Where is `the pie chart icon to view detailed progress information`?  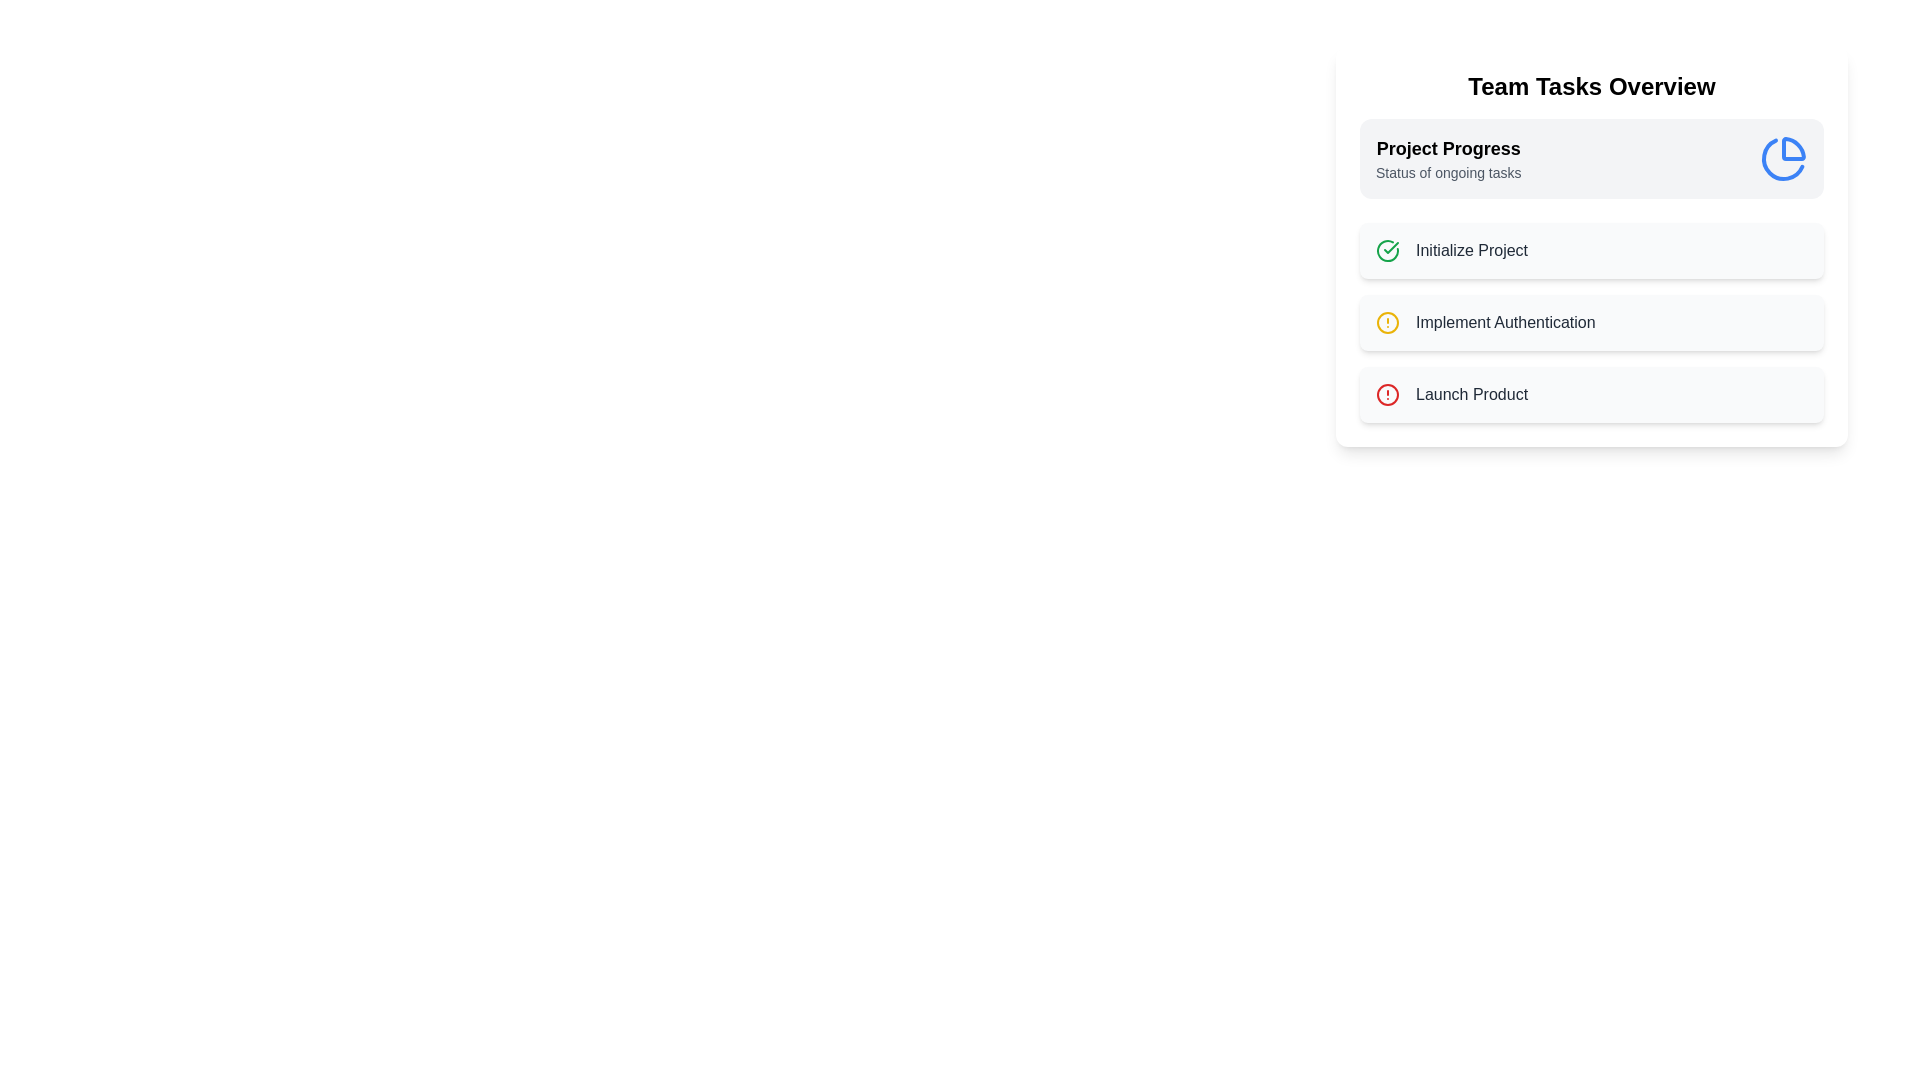
the pie chart icon to view detailed progress information is located at coordinates (1784, 157).